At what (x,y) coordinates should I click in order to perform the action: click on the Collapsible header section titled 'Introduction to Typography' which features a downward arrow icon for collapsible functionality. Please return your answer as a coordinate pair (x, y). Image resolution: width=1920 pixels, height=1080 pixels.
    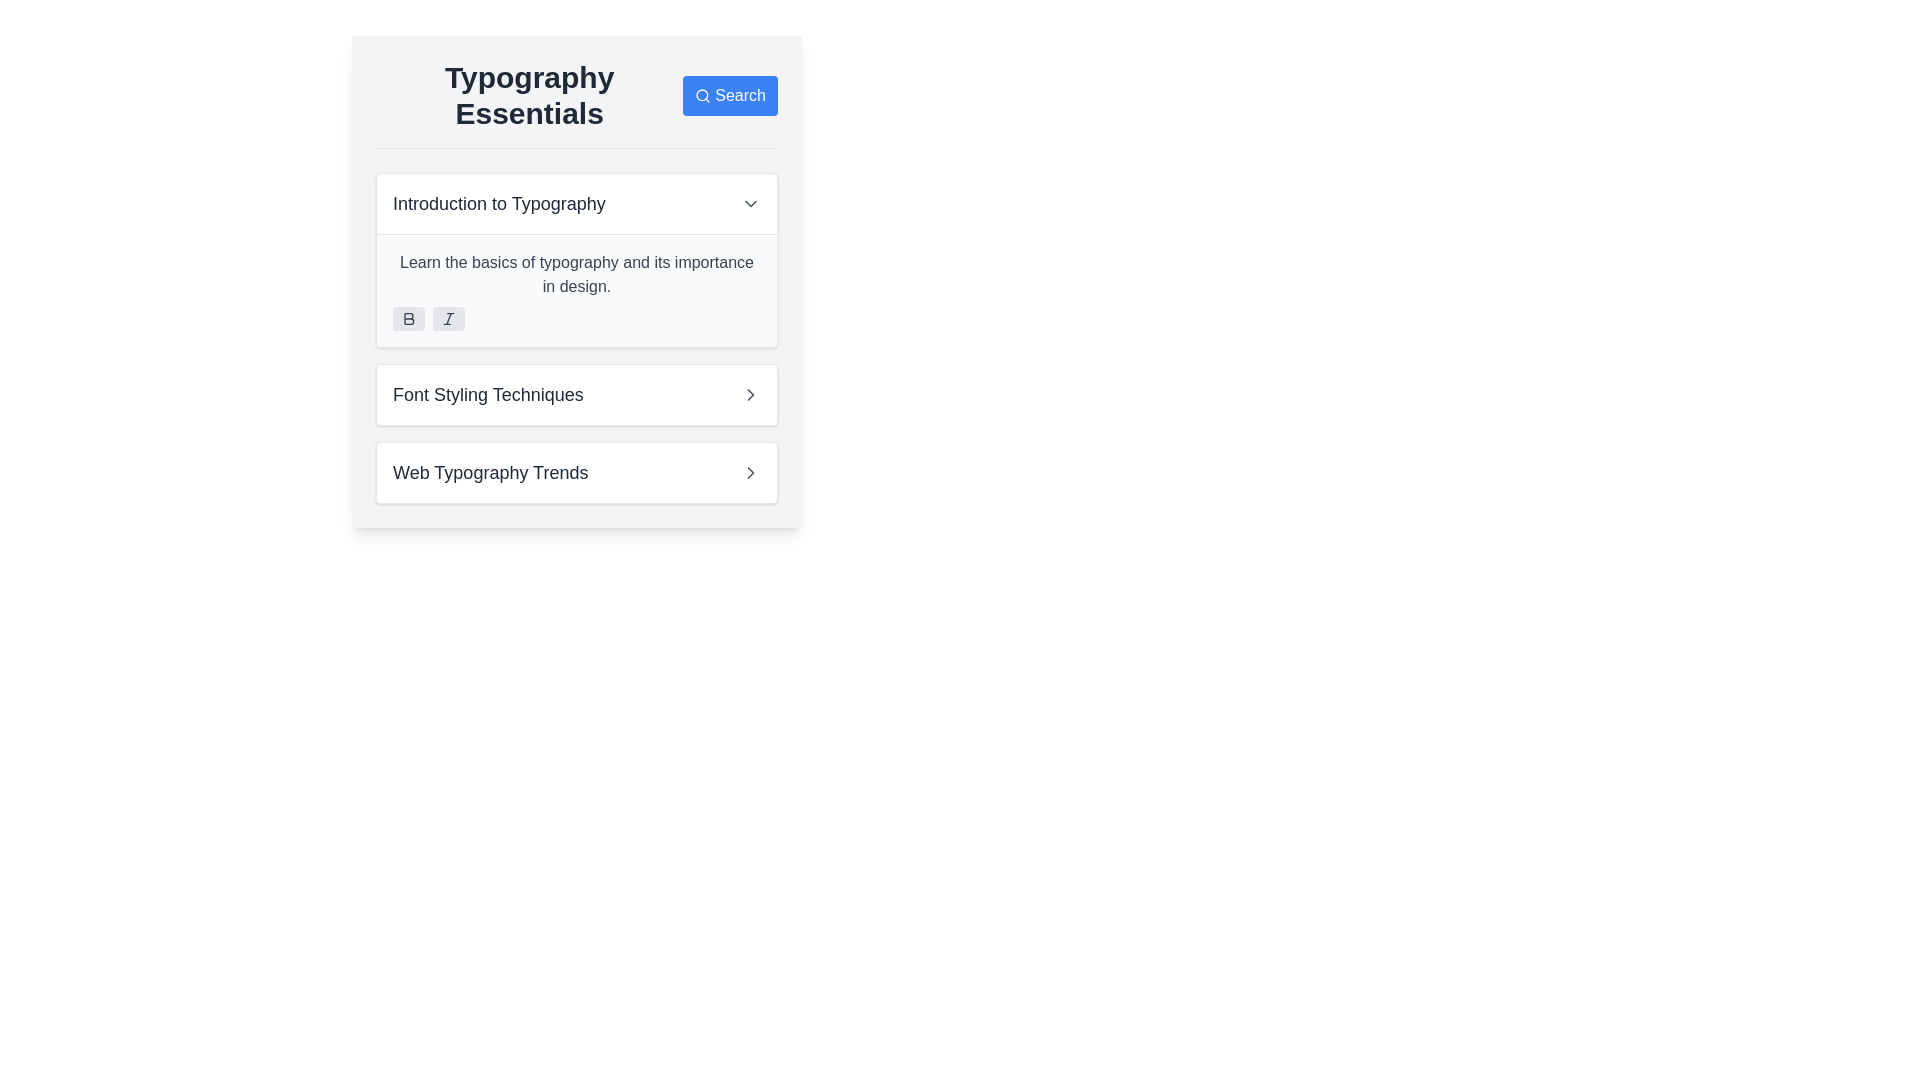
    Looking at the image, I should click on (575, 204).